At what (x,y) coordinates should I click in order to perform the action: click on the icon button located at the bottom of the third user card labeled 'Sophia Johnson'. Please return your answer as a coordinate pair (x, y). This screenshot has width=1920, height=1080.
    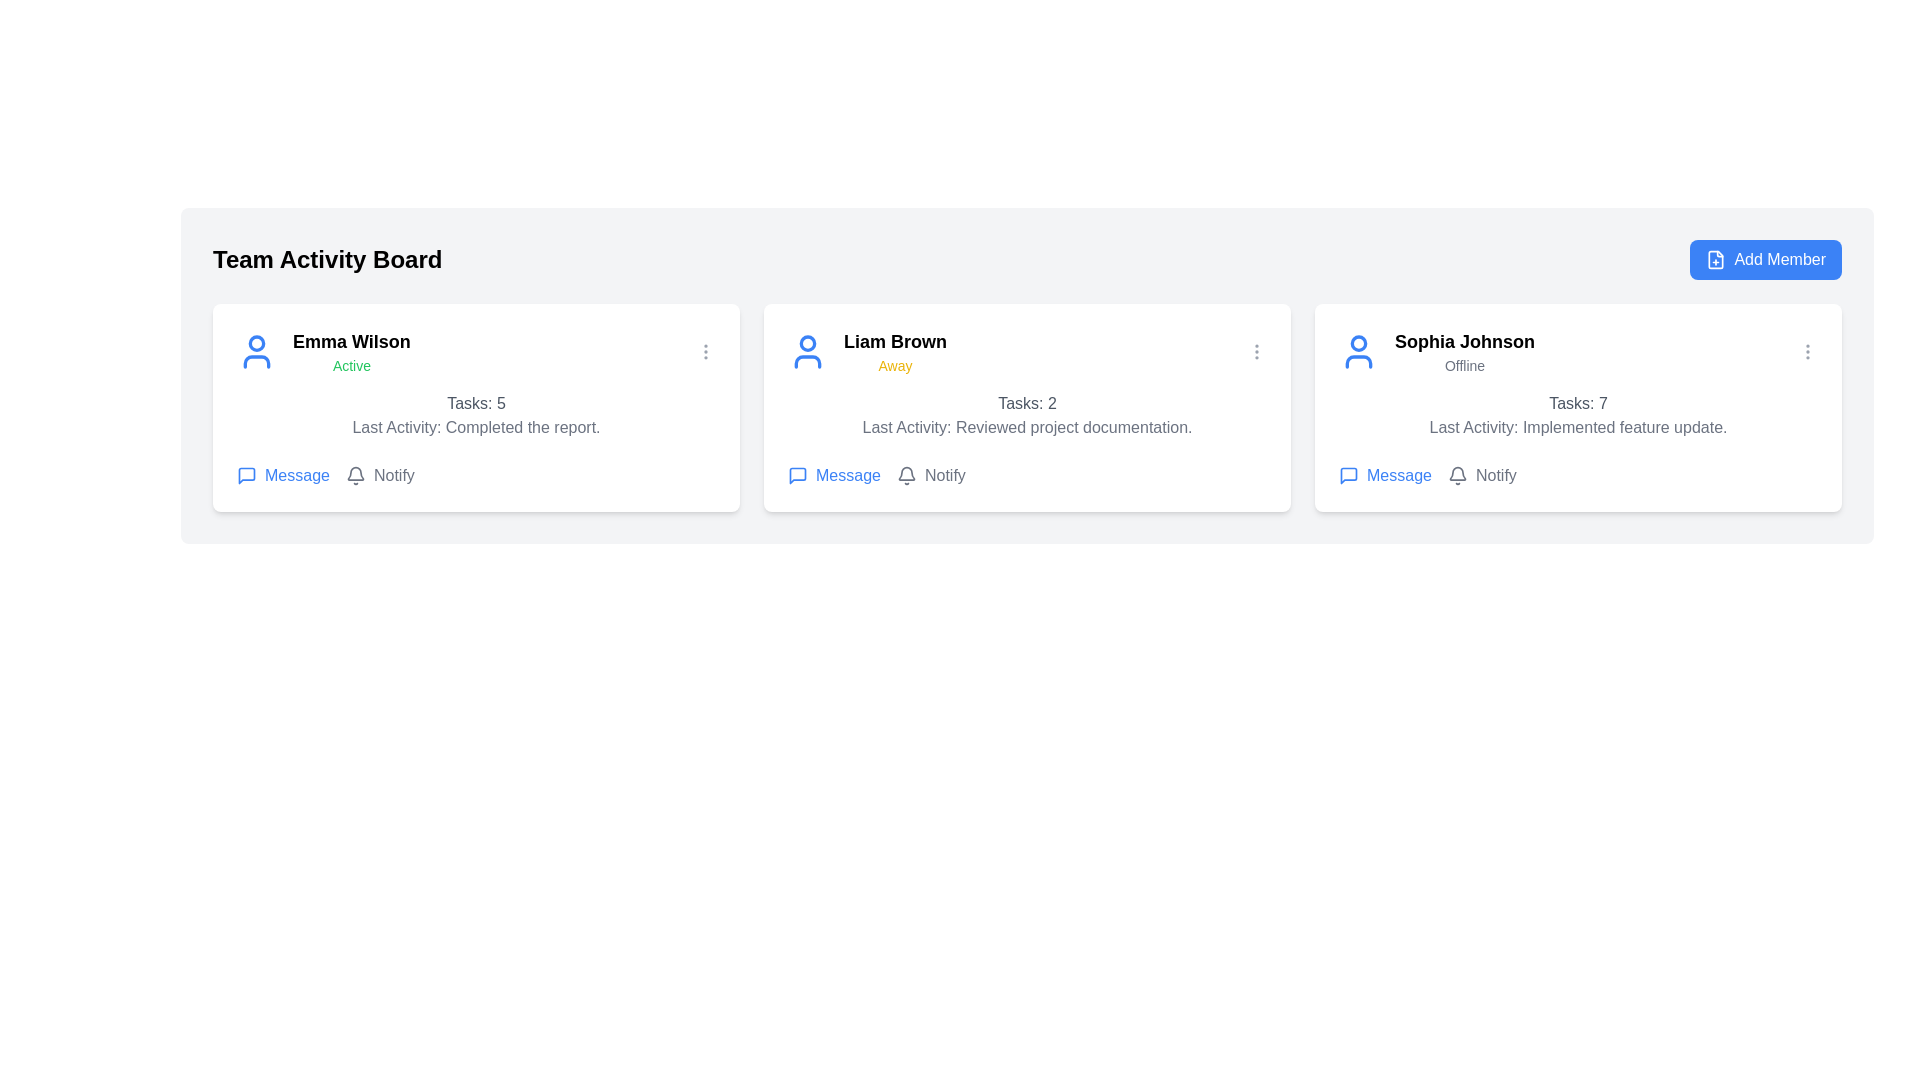
    Looking at the image, I should click on (1348, 475).